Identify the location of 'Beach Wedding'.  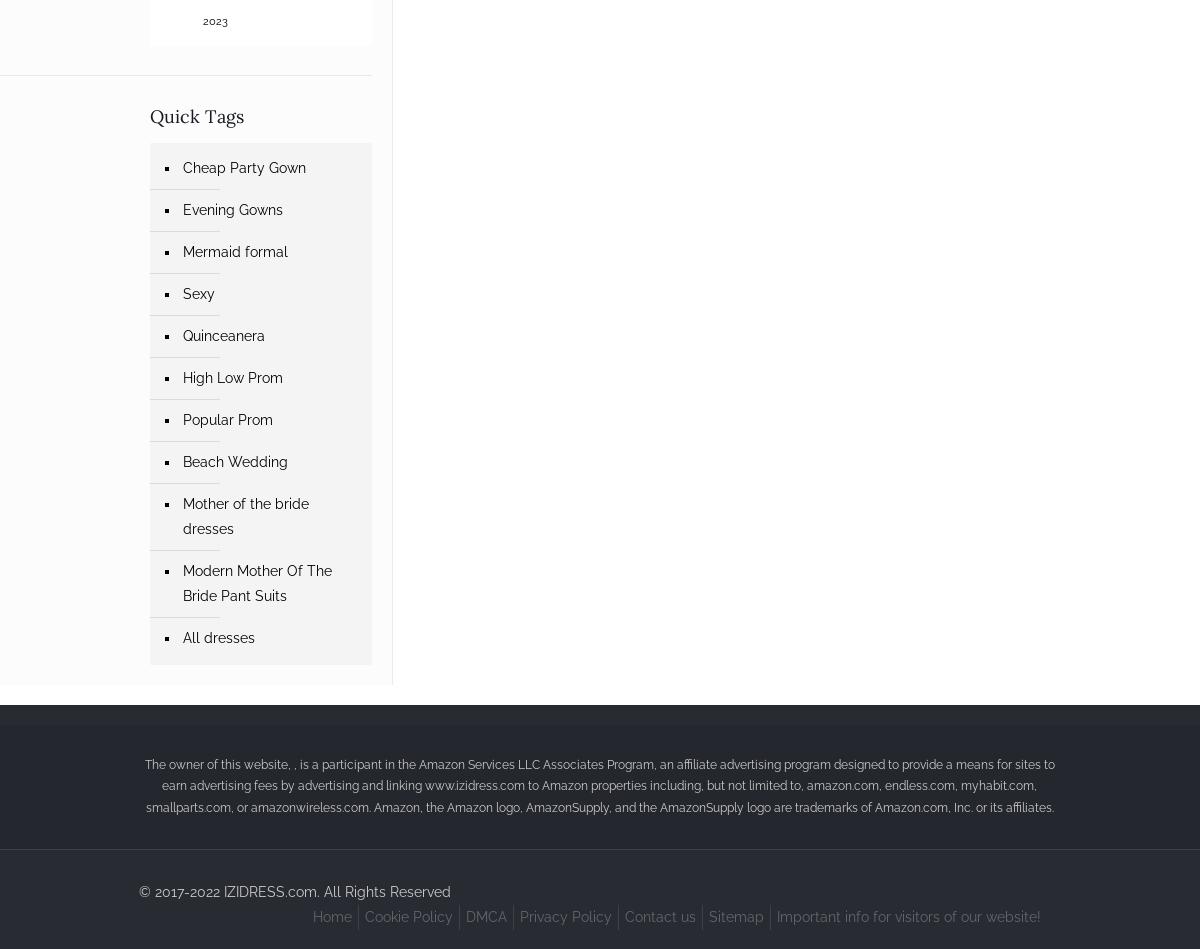
(234, 461).